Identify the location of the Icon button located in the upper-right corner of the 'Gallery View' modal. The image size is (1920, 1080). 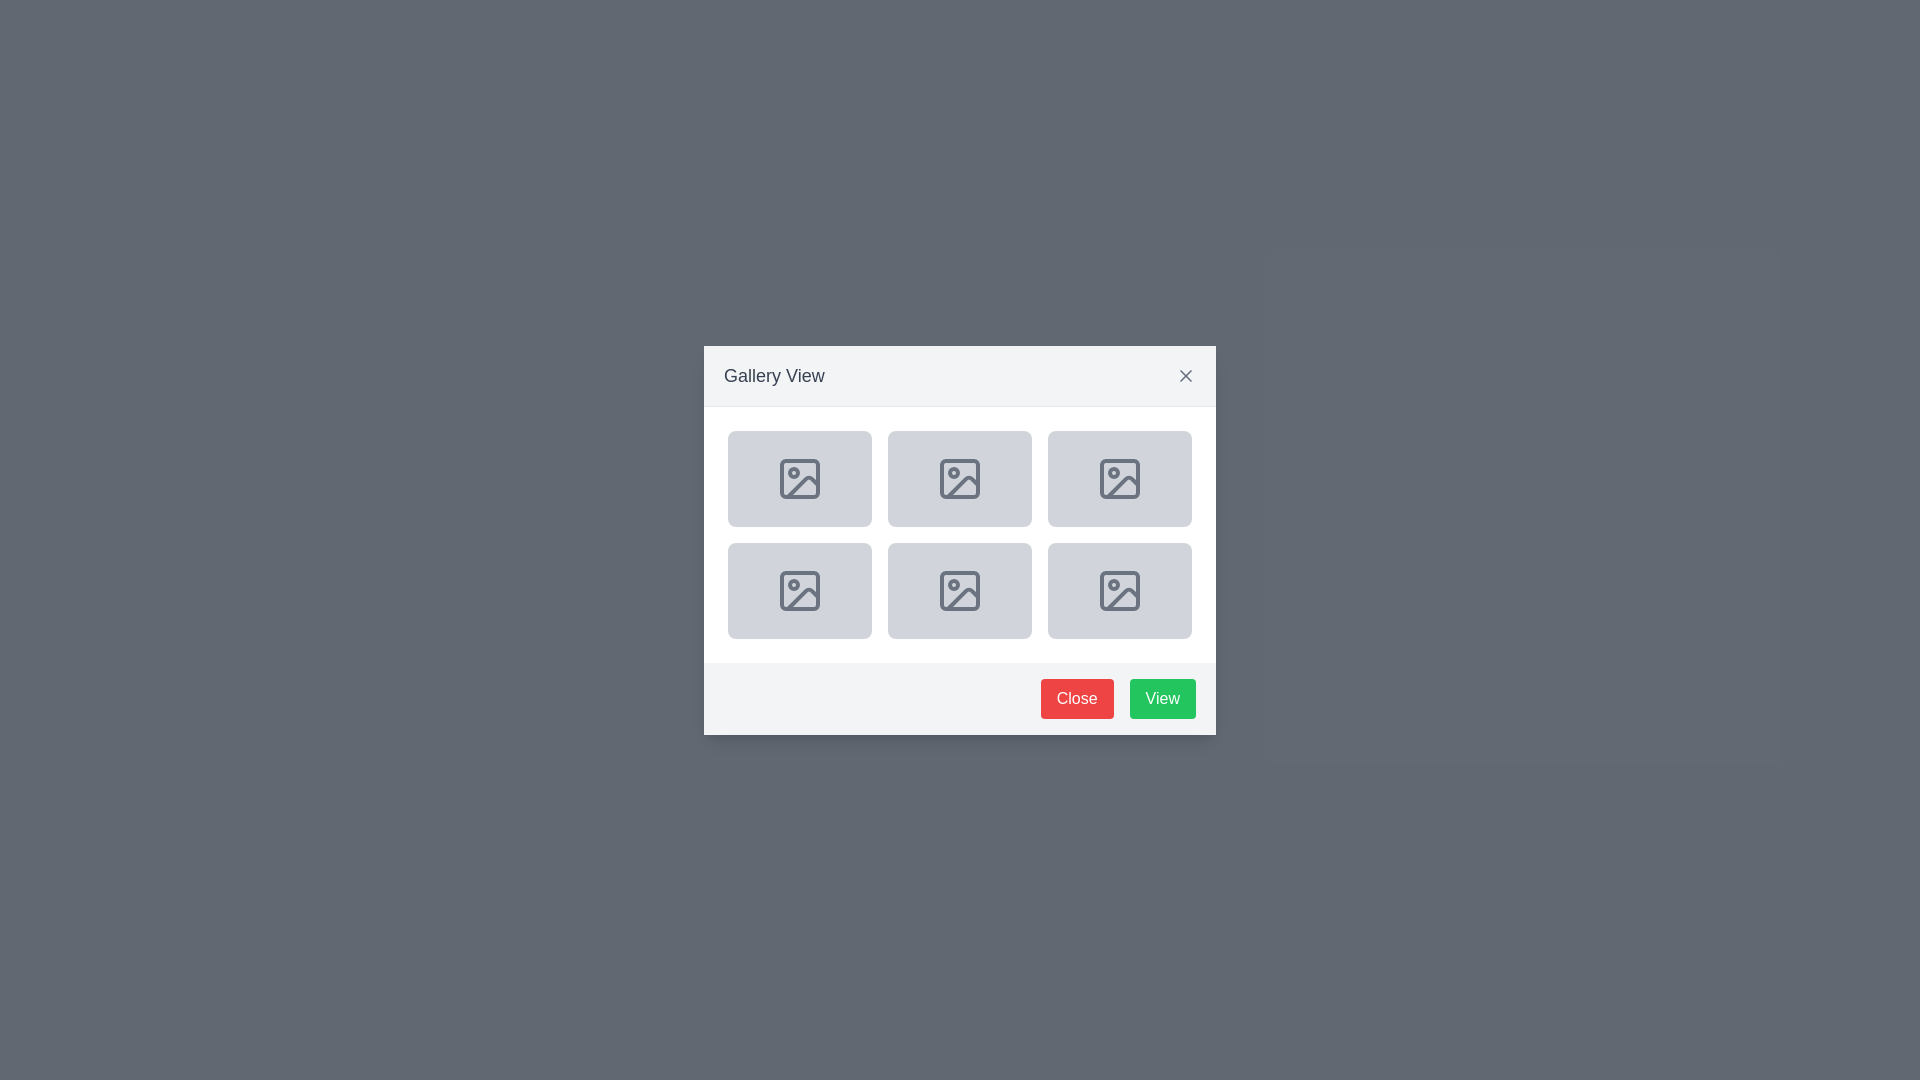
(1185, 375).